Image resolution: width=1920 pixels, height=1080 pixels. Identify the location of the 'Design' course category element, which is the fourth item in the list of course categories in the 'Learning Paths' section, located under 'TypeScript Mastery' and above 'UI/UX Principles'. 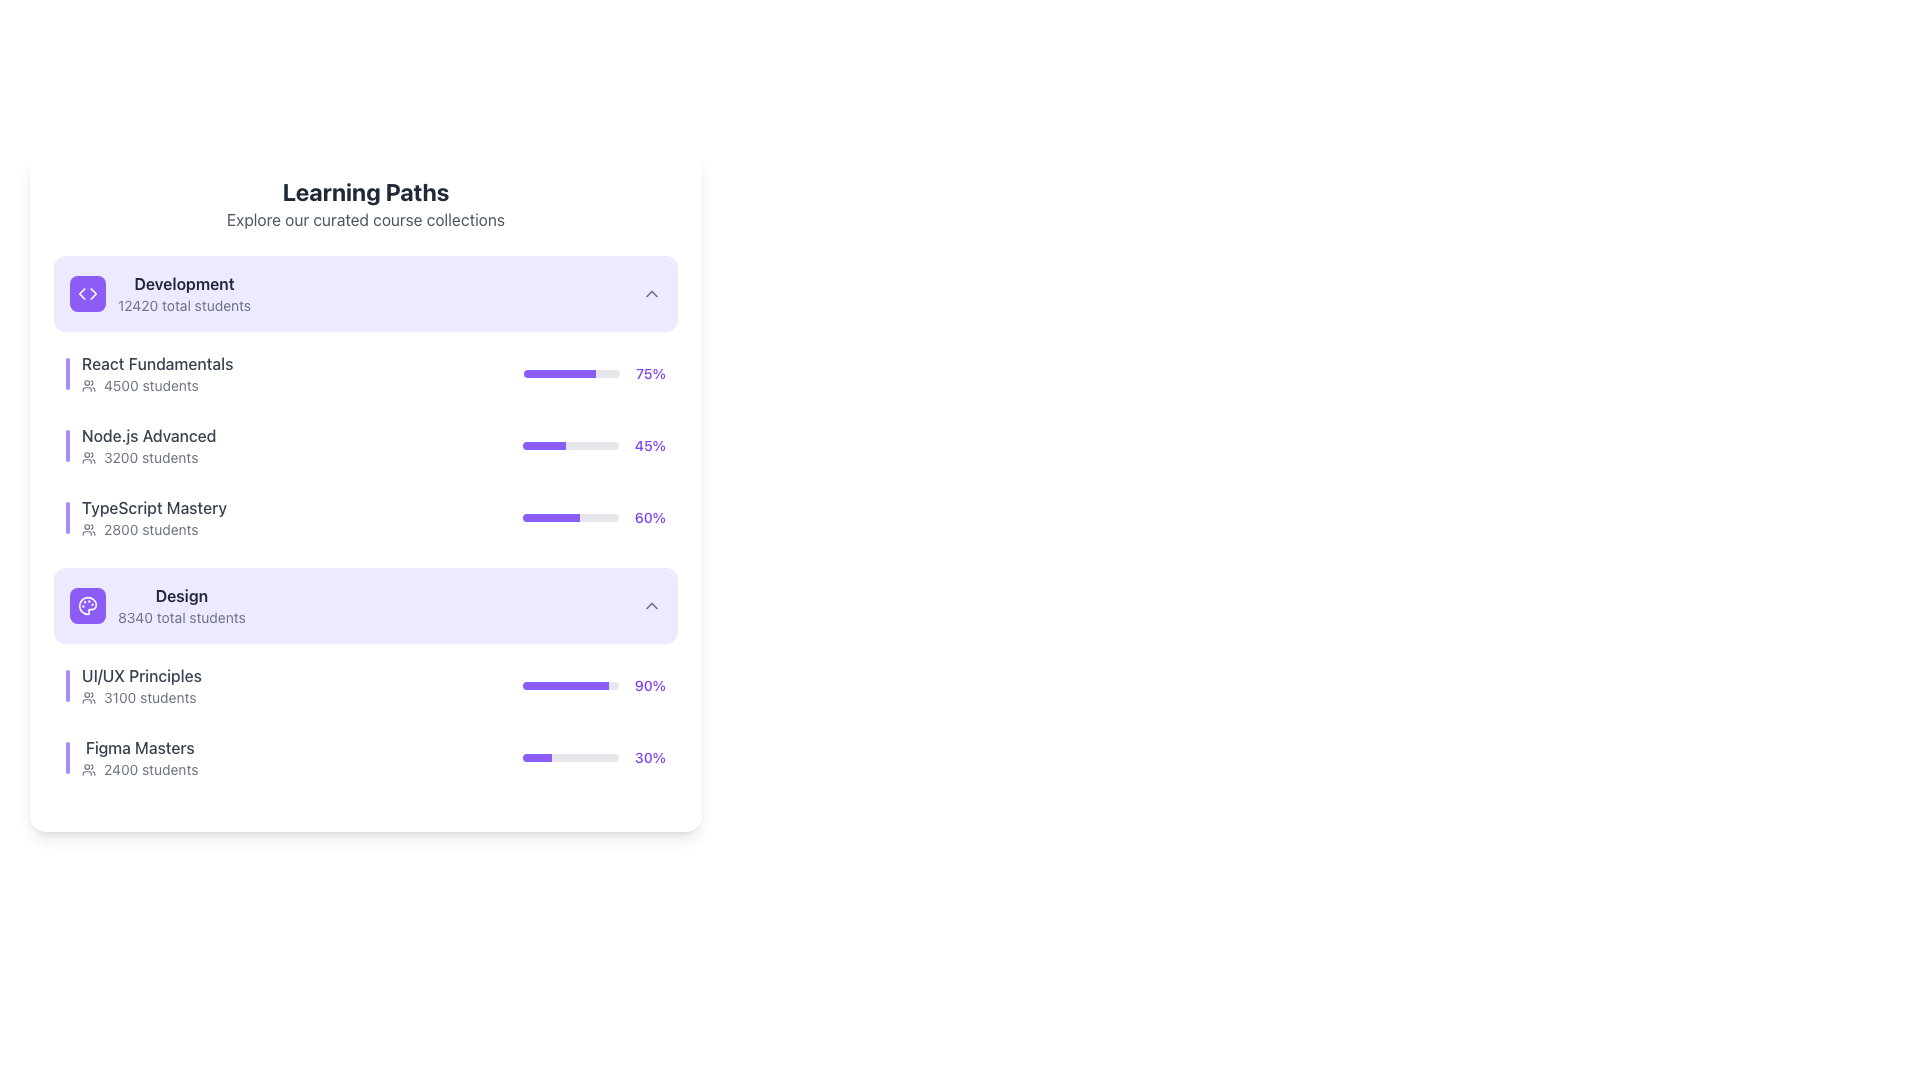
(156, 604).